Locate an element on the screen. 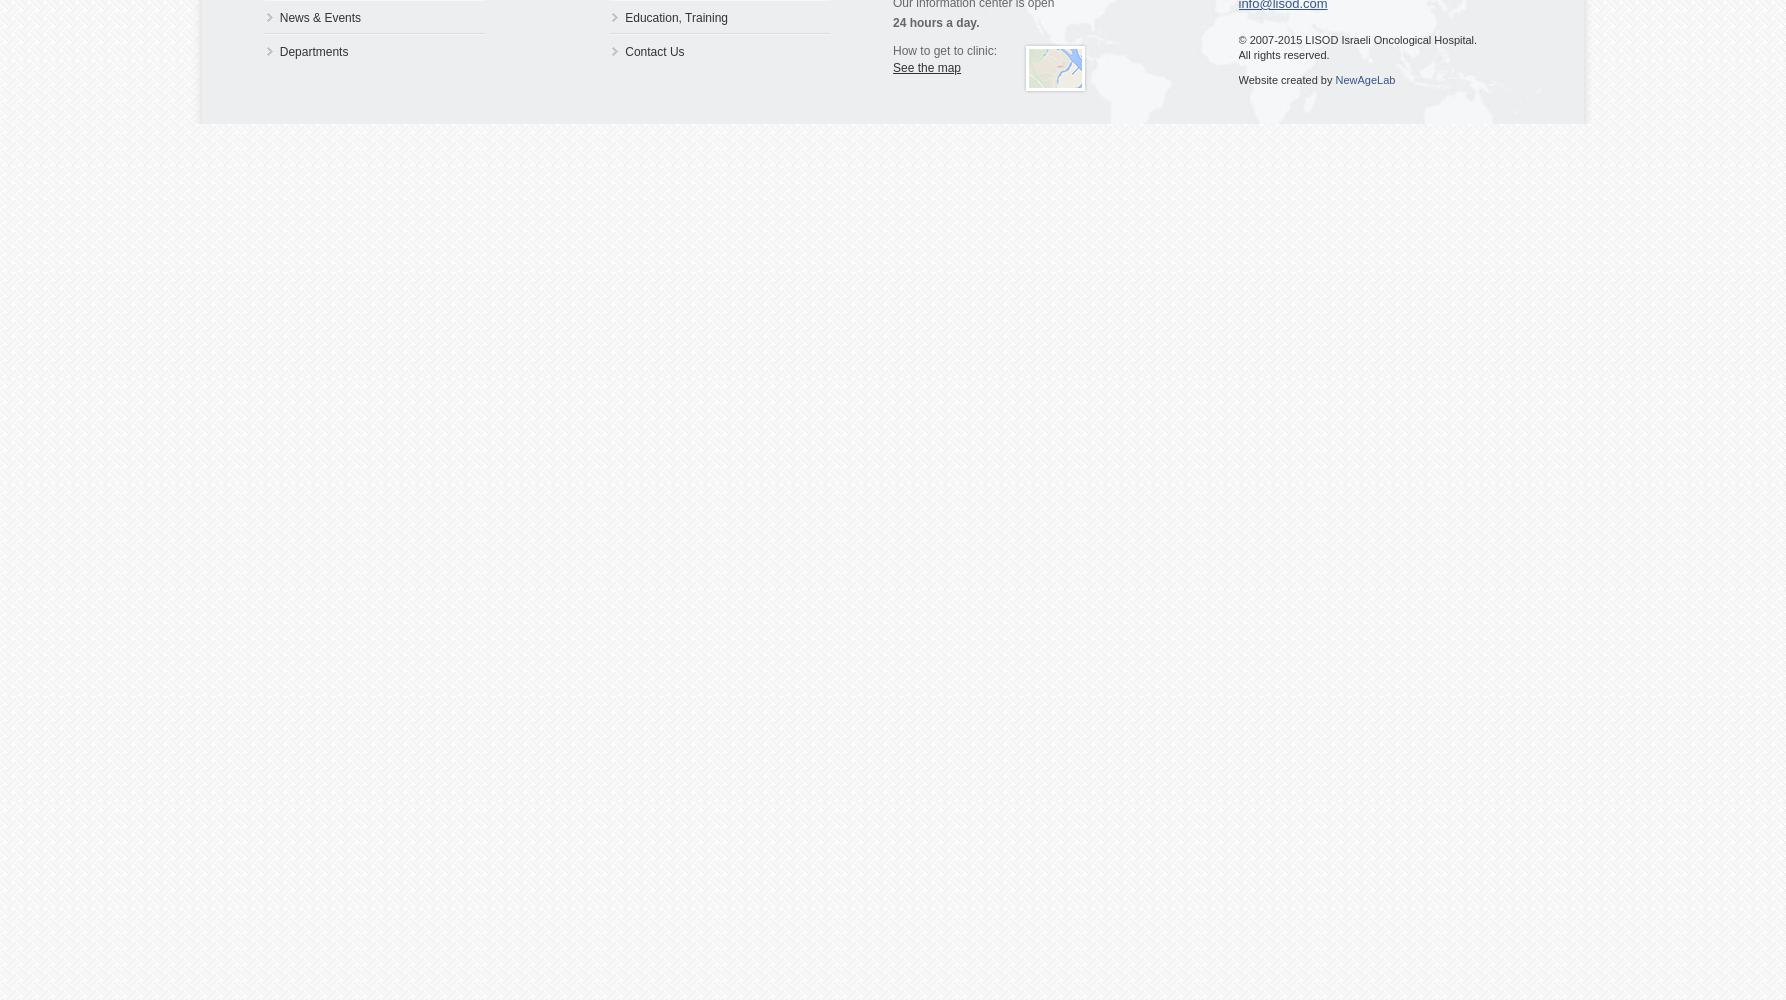  'News & Events' is located at coordinates (320, 18).